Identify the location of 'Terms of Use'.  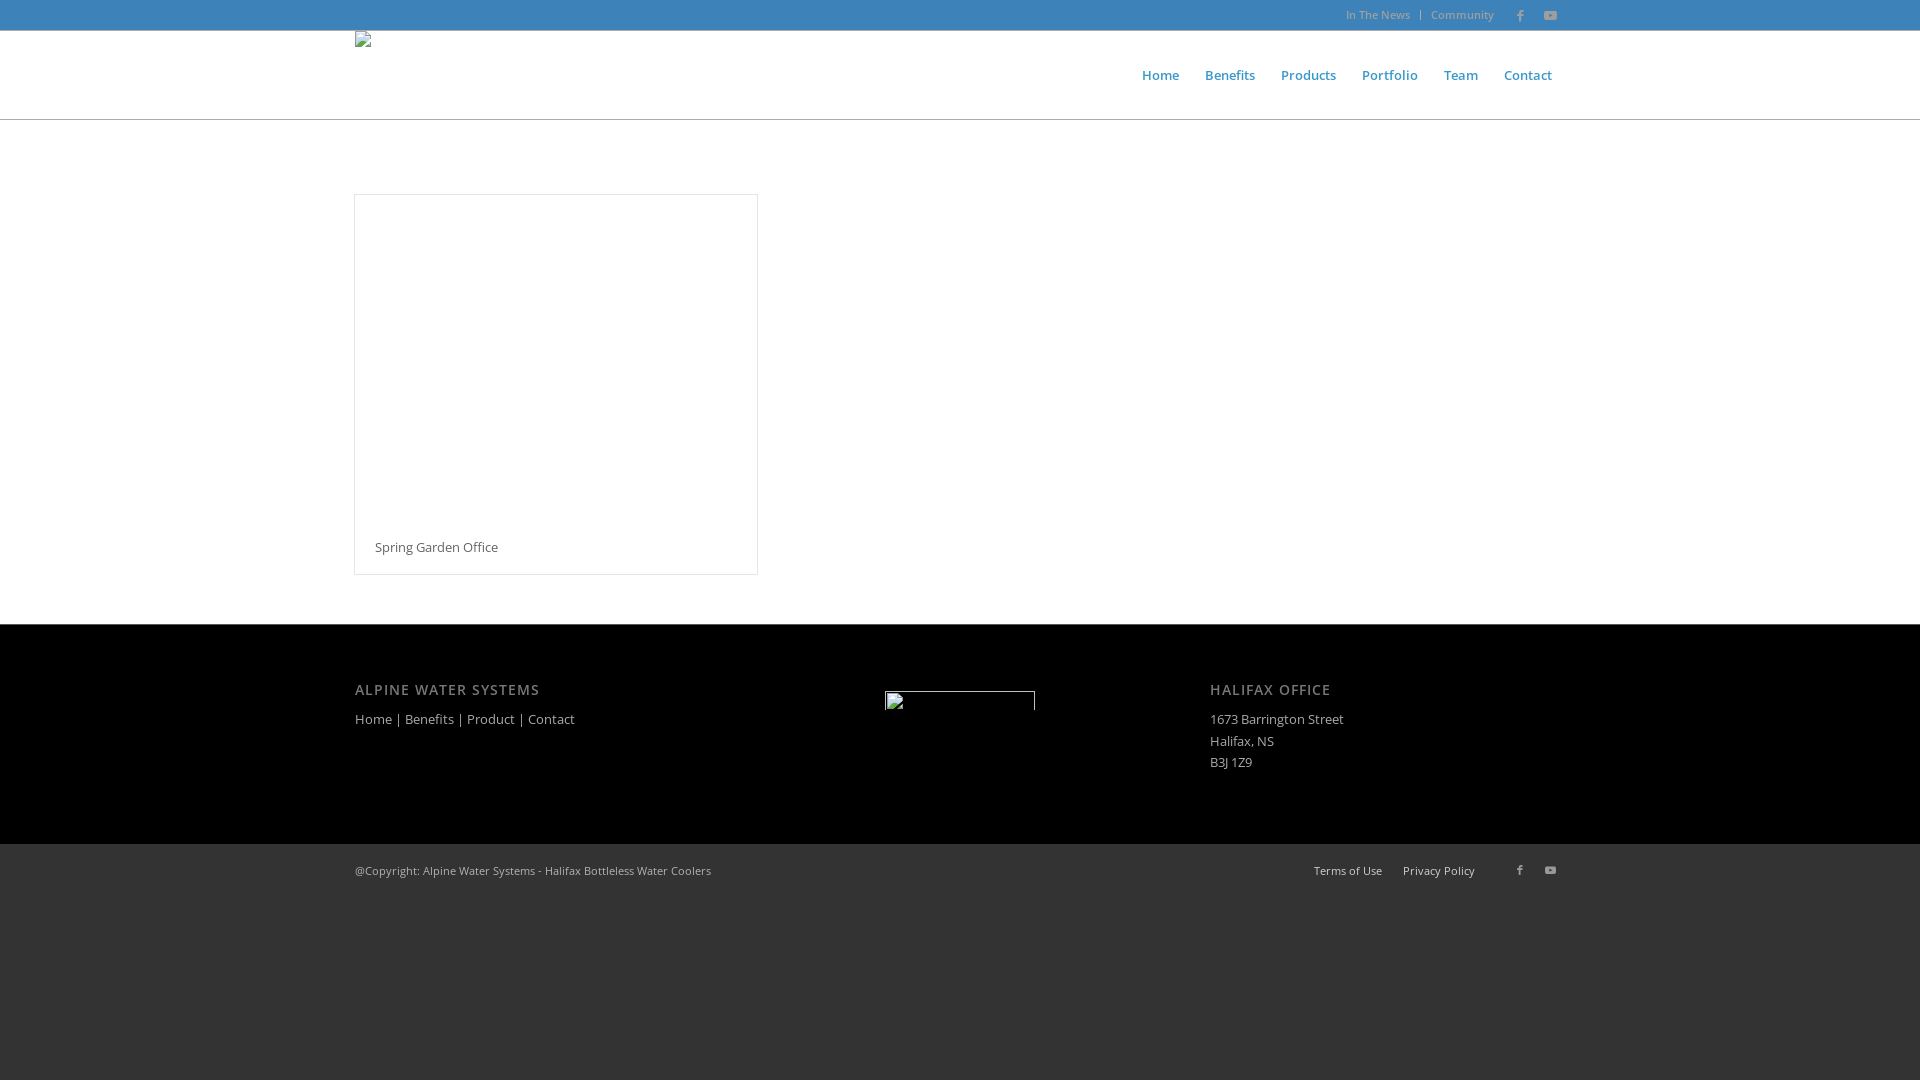
(1348, 869).